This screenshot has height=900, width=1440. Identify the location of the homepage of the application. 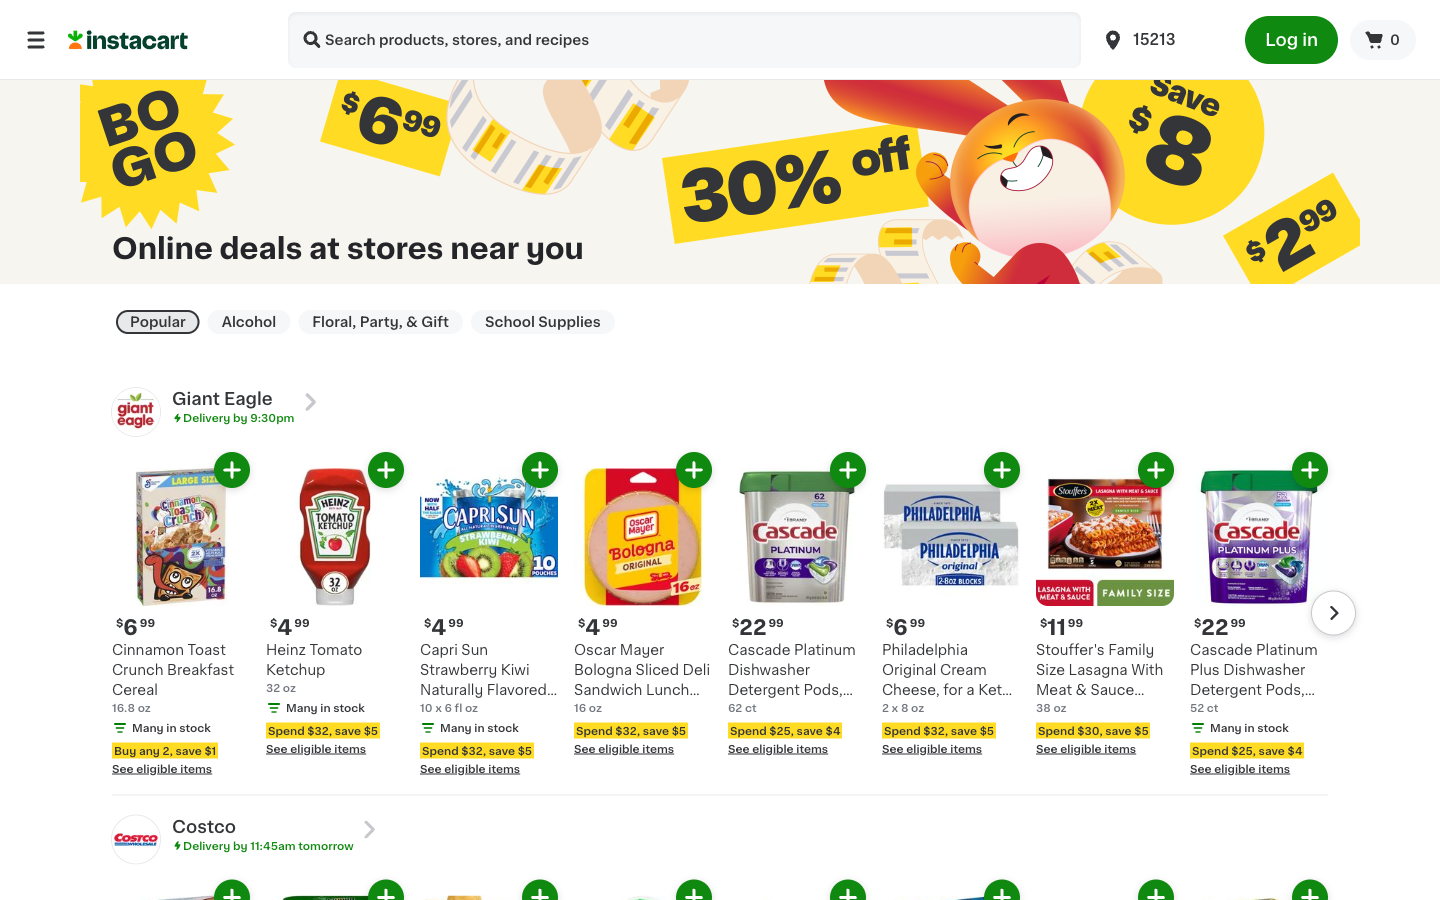
(35, 38).